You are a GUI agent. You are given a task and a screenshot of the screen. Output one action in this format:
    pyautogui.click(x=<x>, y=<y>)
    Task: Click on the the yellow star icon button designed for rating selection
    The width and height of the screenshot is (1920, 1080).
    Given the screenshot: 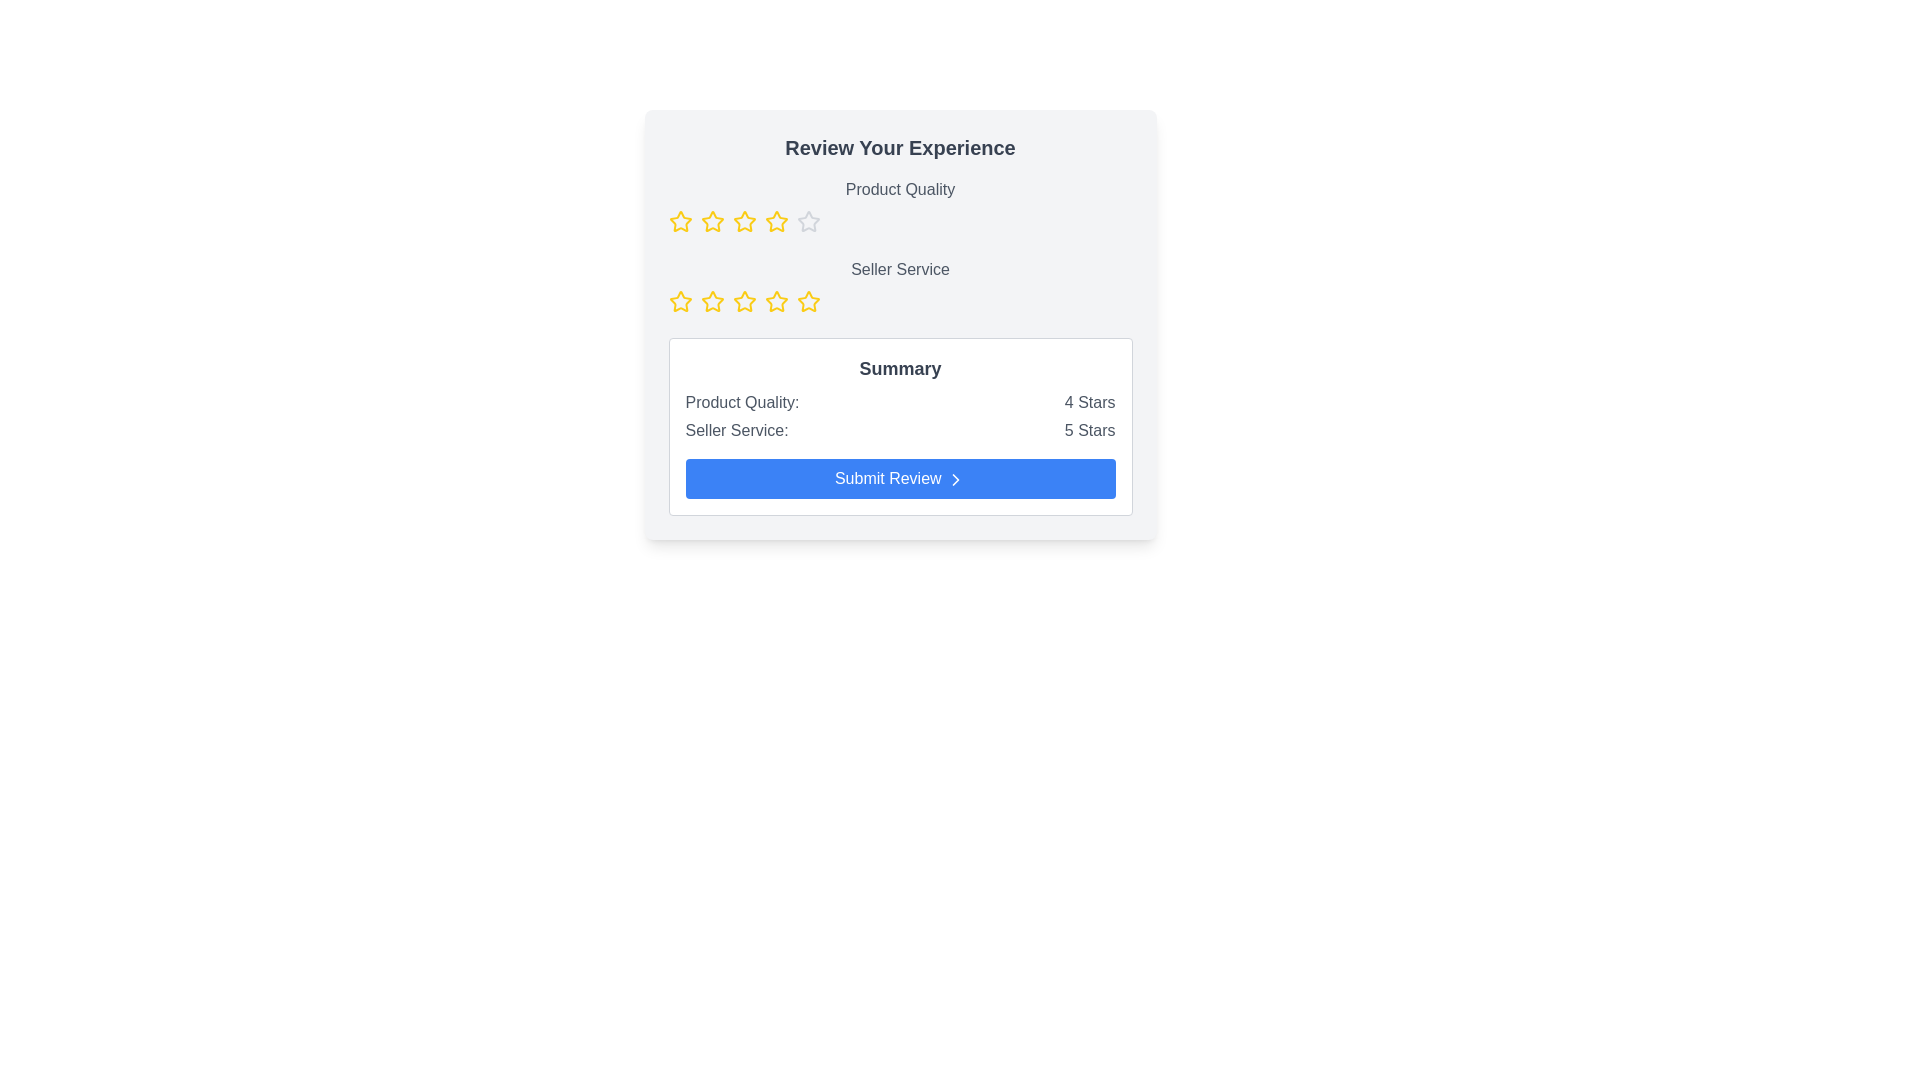 What is the action you would take?
    pyautogui.click(x=680, y=301)
    